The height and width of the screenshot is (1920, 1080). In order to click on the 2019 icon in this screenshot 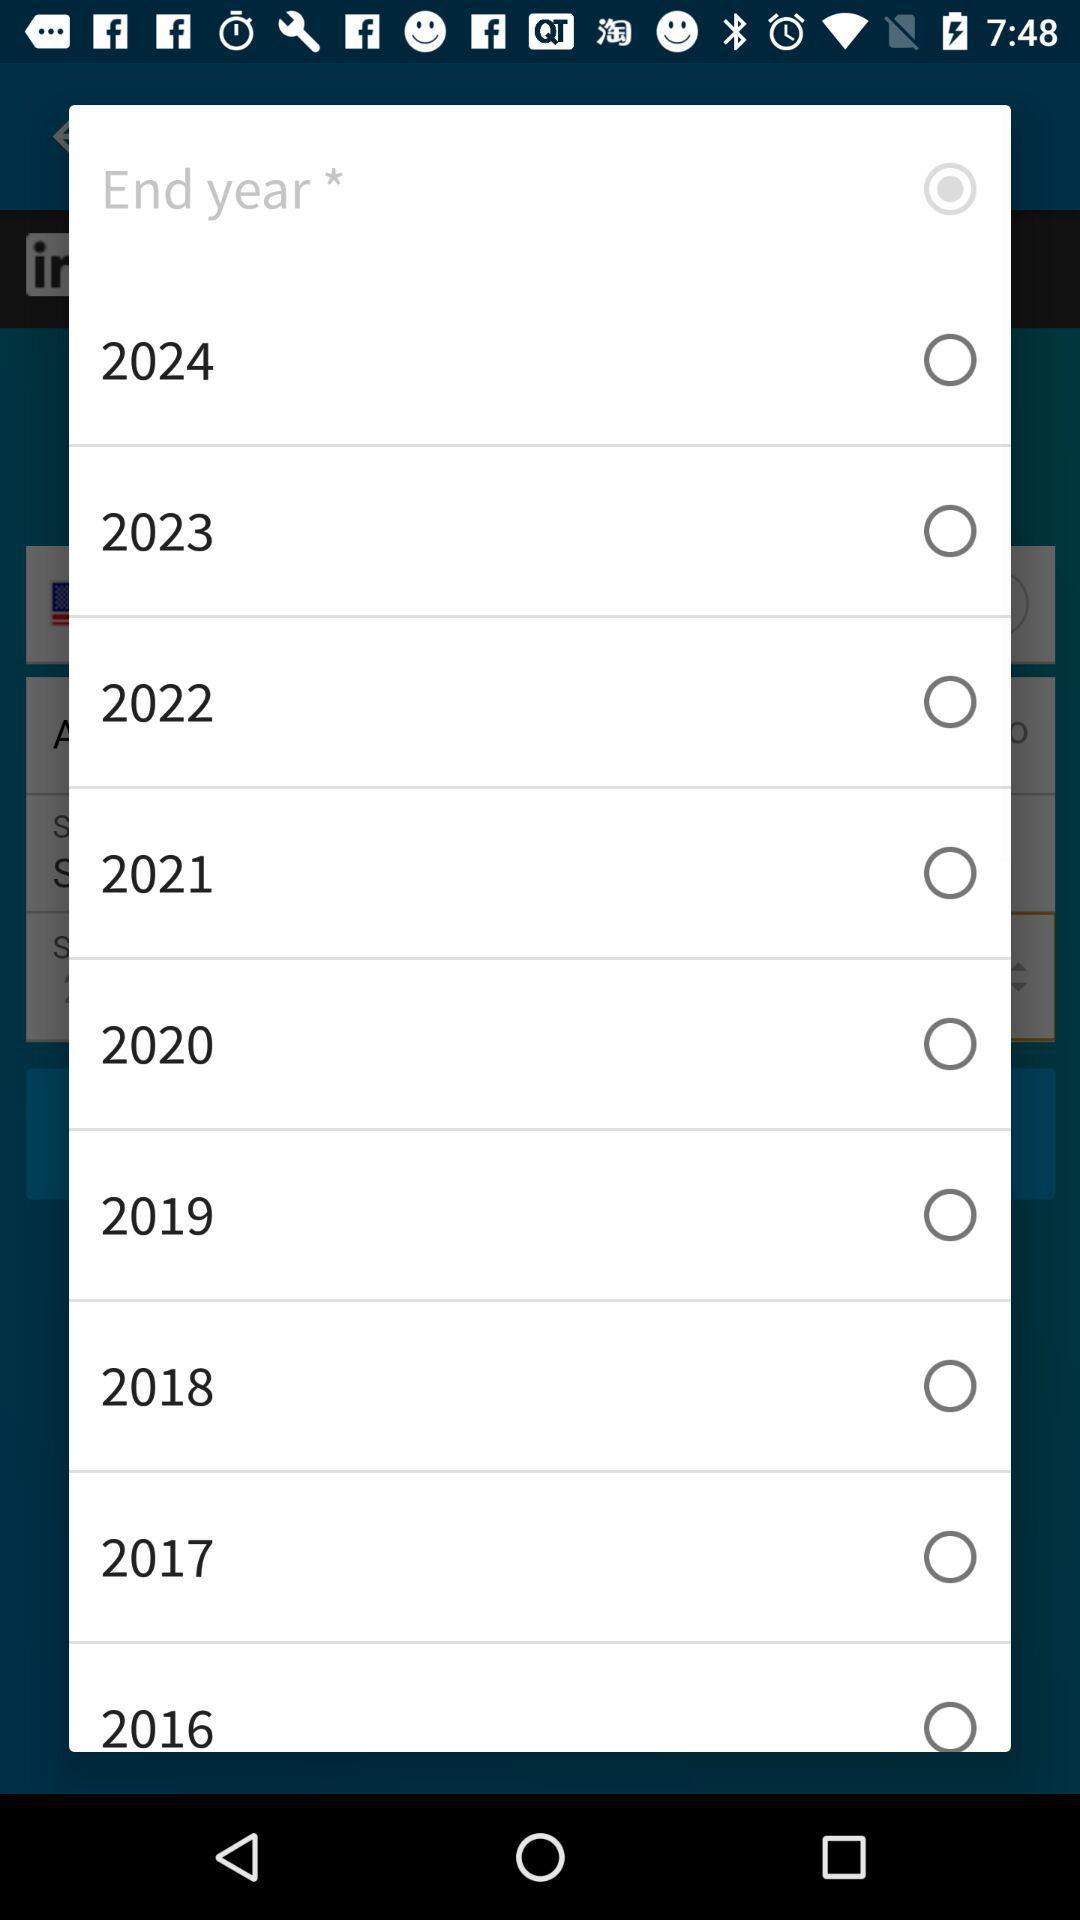, I will do `click(540, 1213)`.